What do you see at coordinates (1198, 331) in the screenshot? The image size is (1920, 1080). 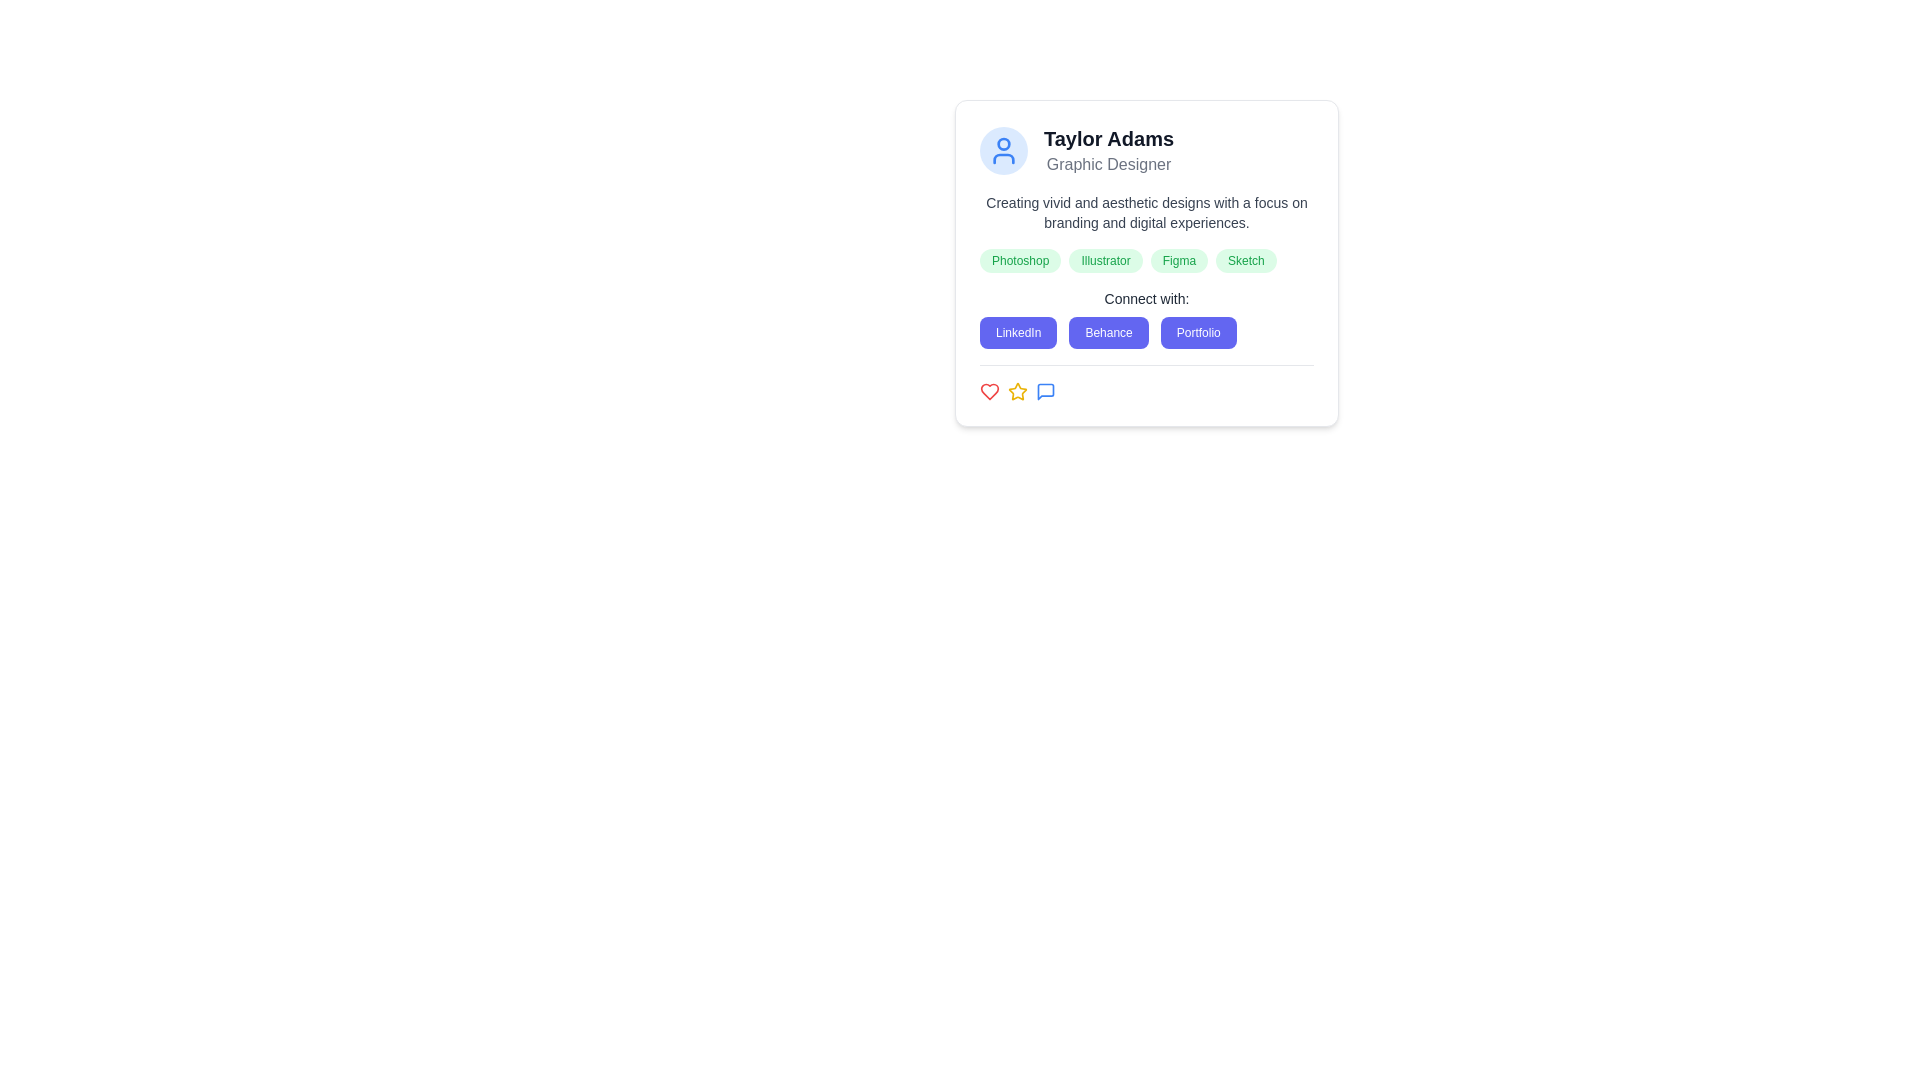 I see `the indigo 'Portfolio' button with rounded corners` at bounding box center [1198, 331].